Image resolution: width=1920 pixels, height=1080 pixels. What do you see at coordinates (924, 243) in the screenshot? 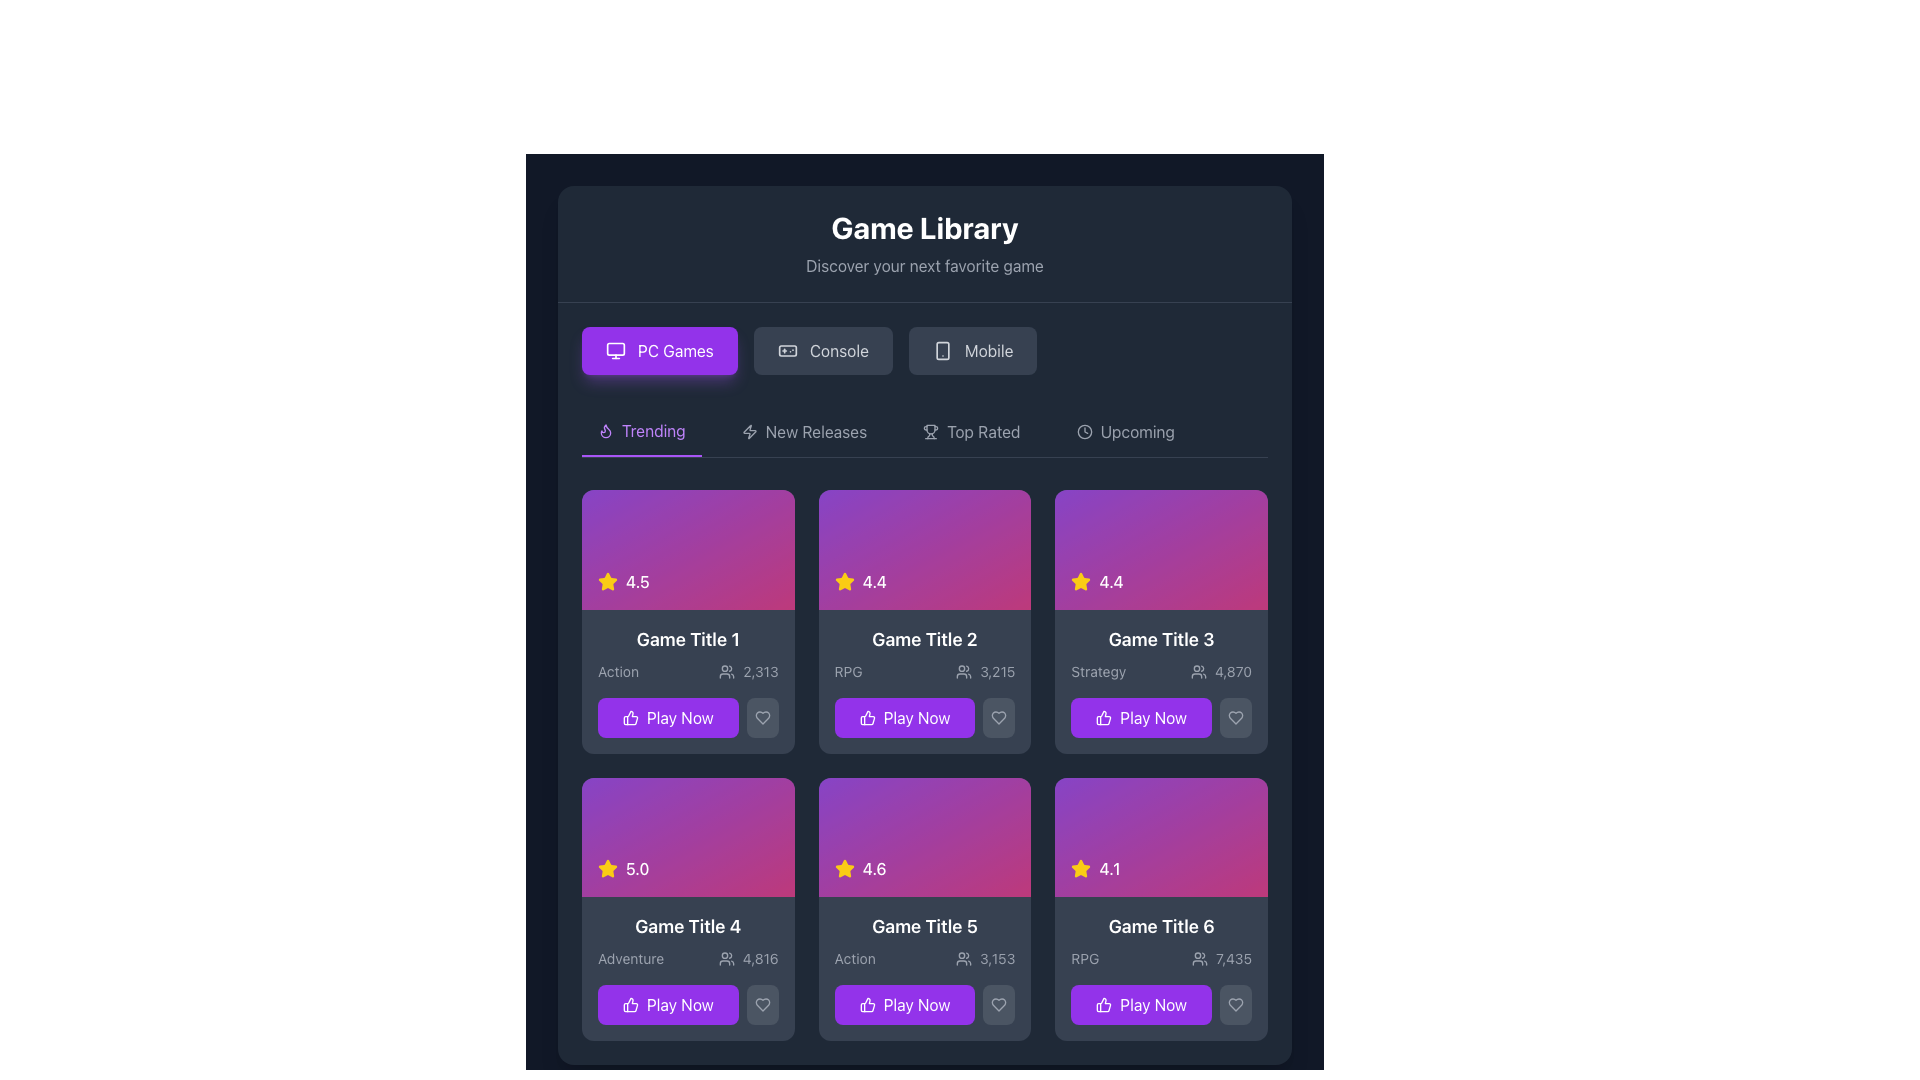
I see `the Header section that serves as a title for the game library page, providing context for the content below, including navigation tabs and game cards` at bounding box center [924, 243].